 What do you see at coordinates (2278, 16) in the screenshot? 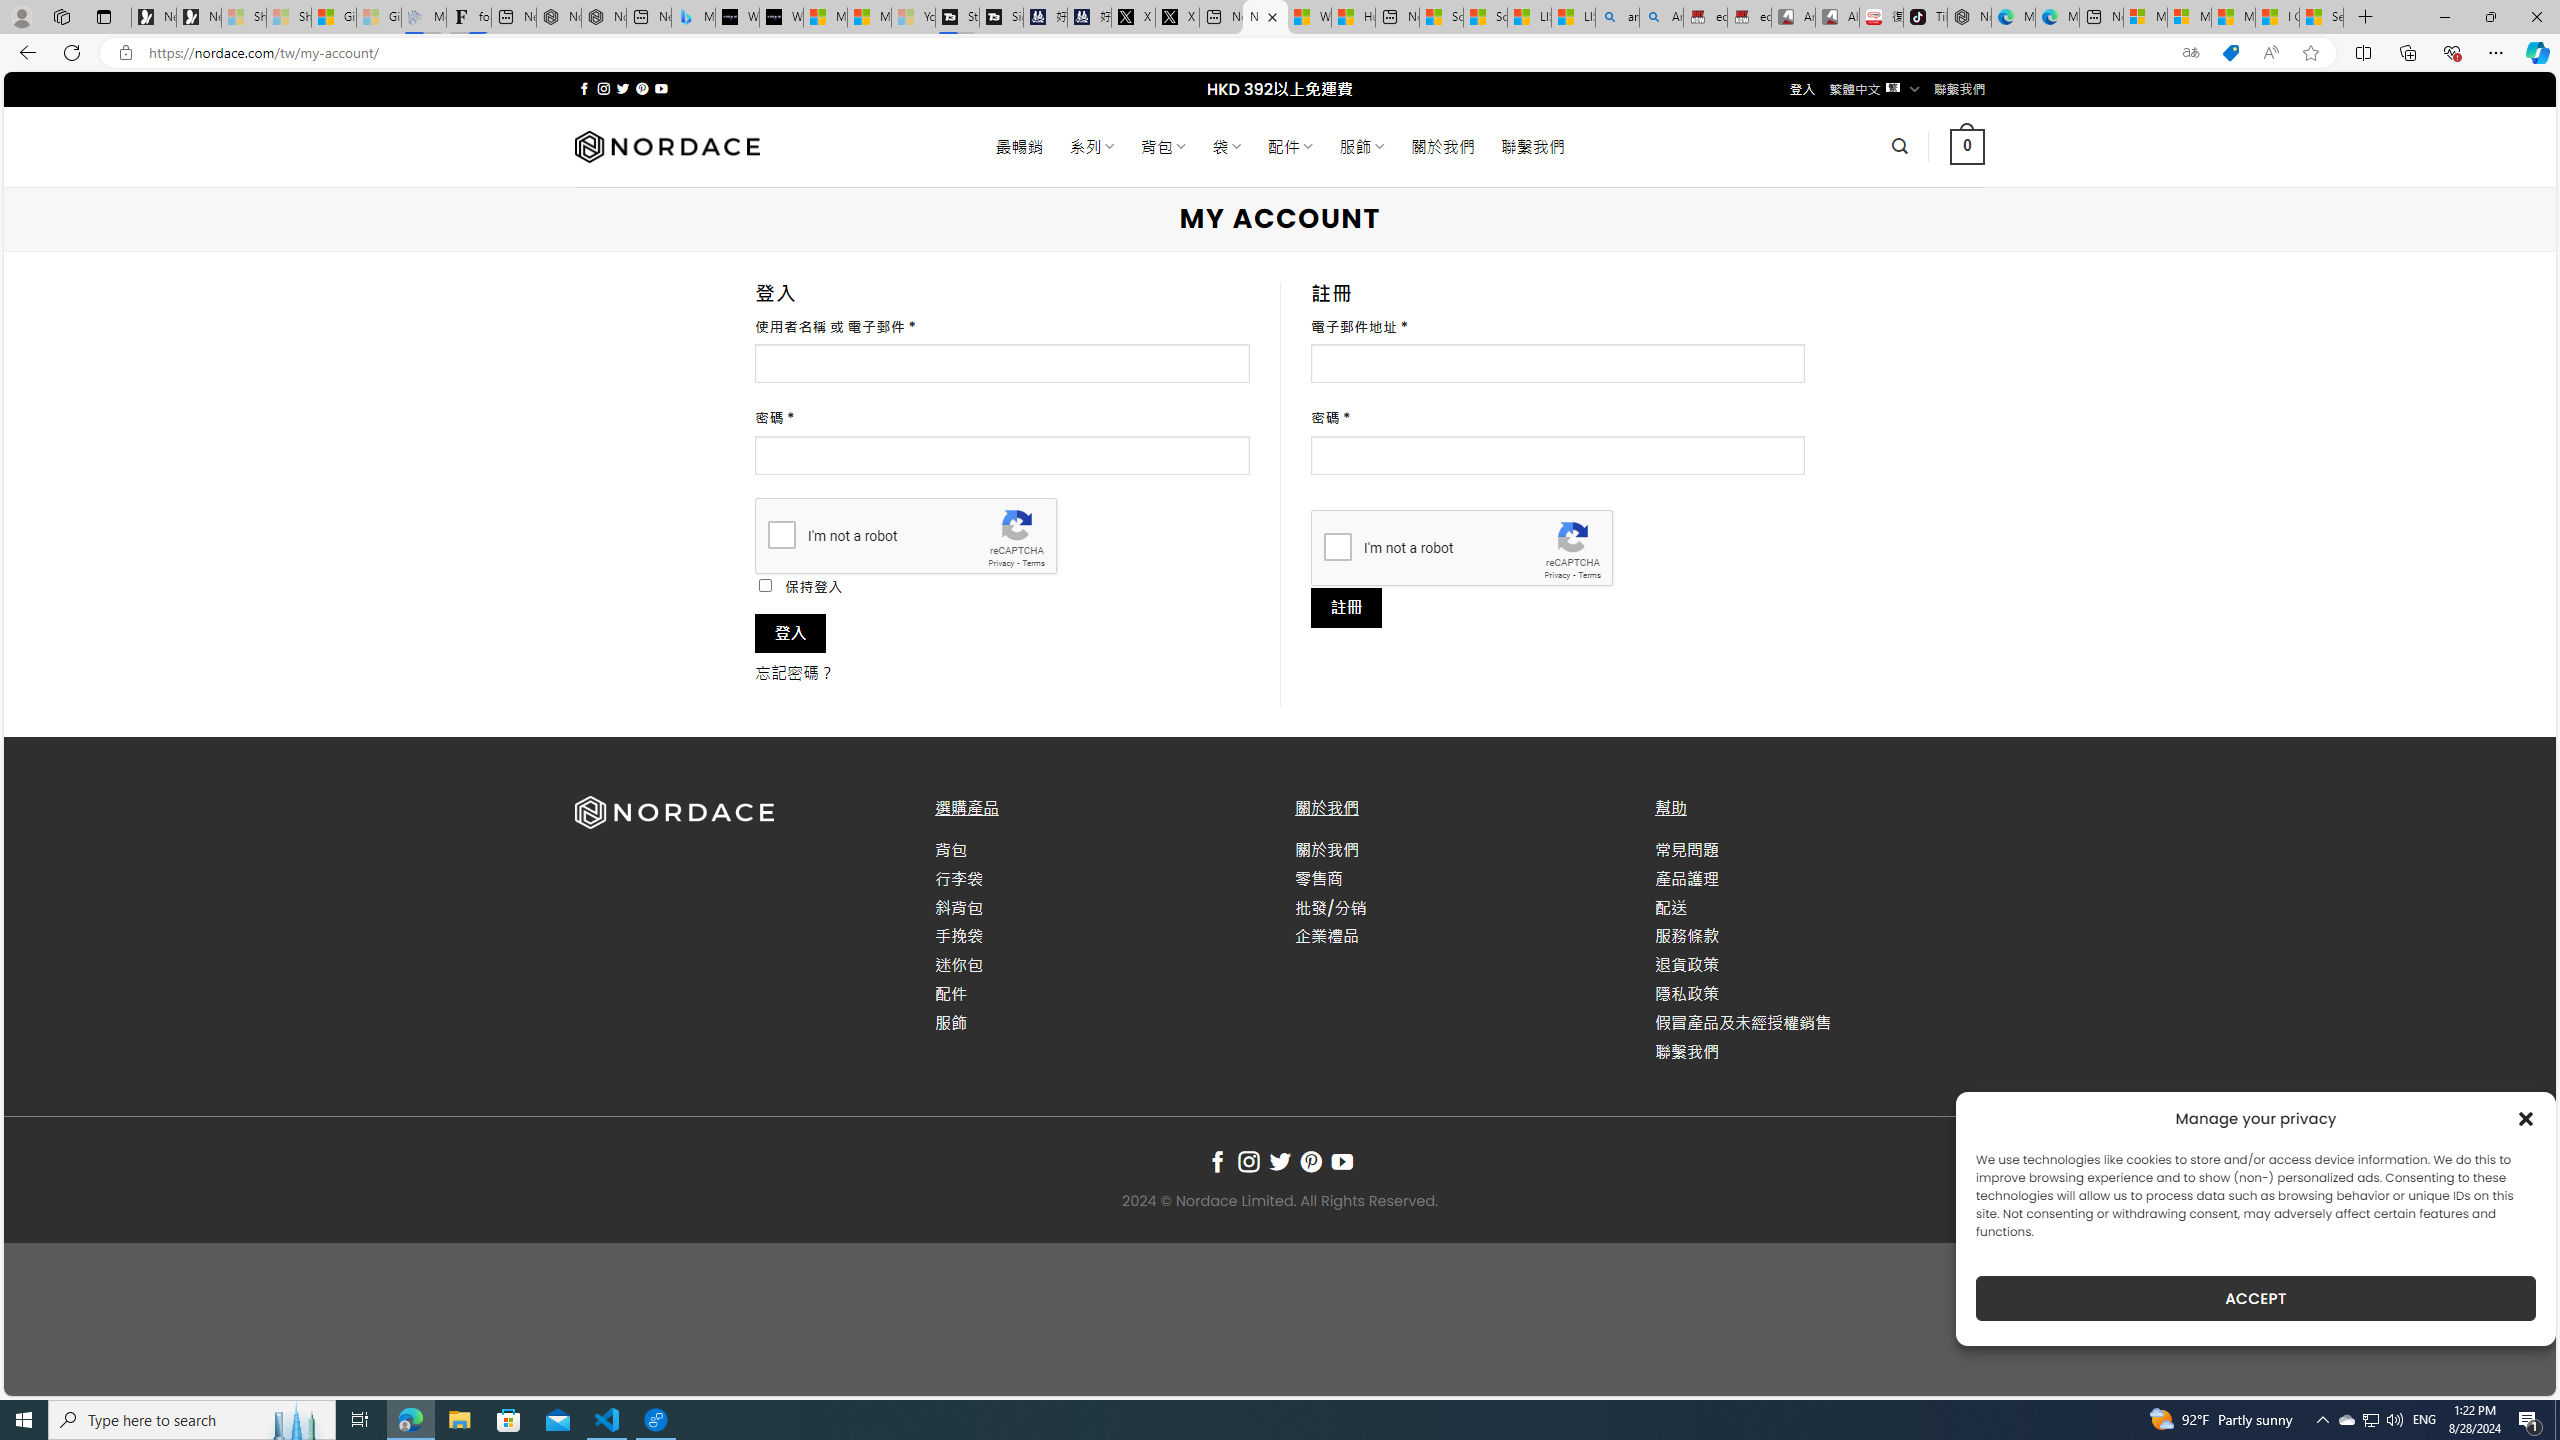
I see `'I Gained 20 Pounds of Muscle in 30 Days! | Watch'` at bounding box center [2278, 16].